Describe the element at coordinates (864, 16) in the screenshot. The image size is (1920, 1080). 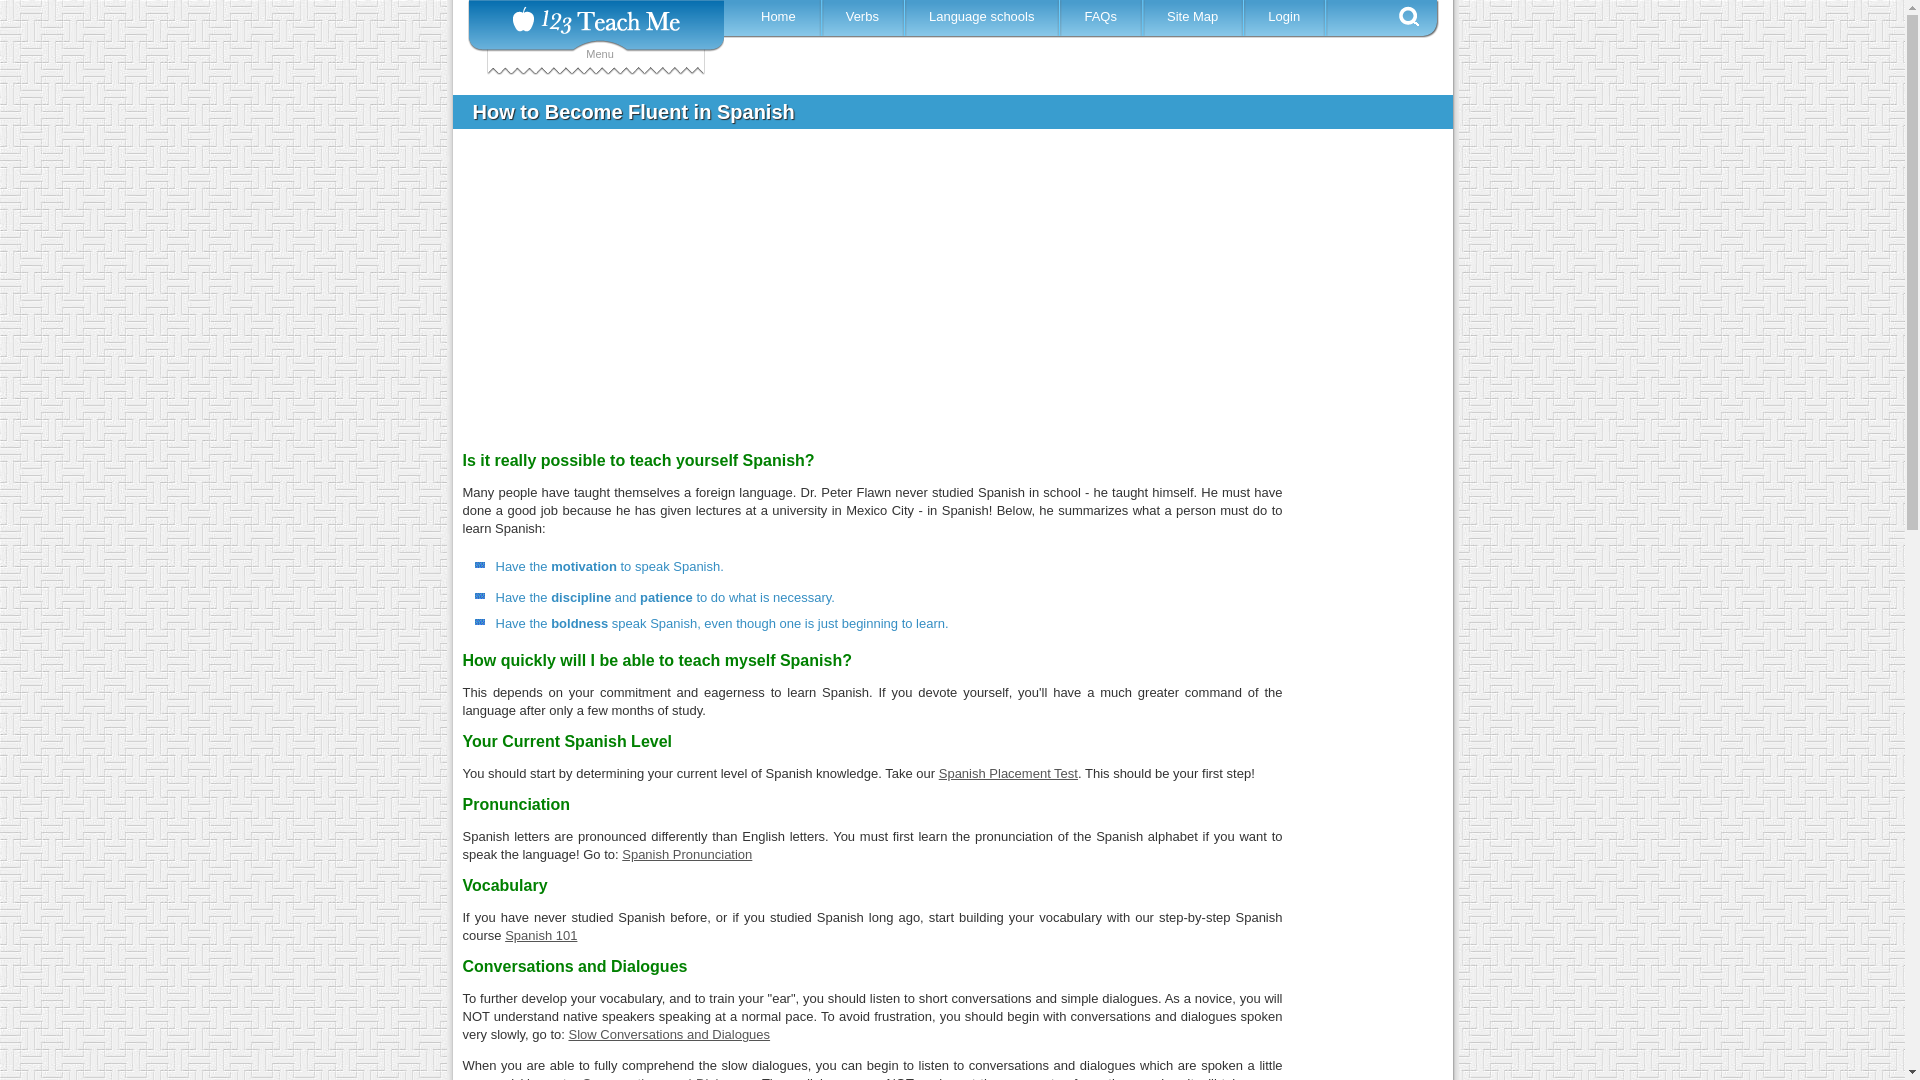
I see `'Verbs'` at that location.